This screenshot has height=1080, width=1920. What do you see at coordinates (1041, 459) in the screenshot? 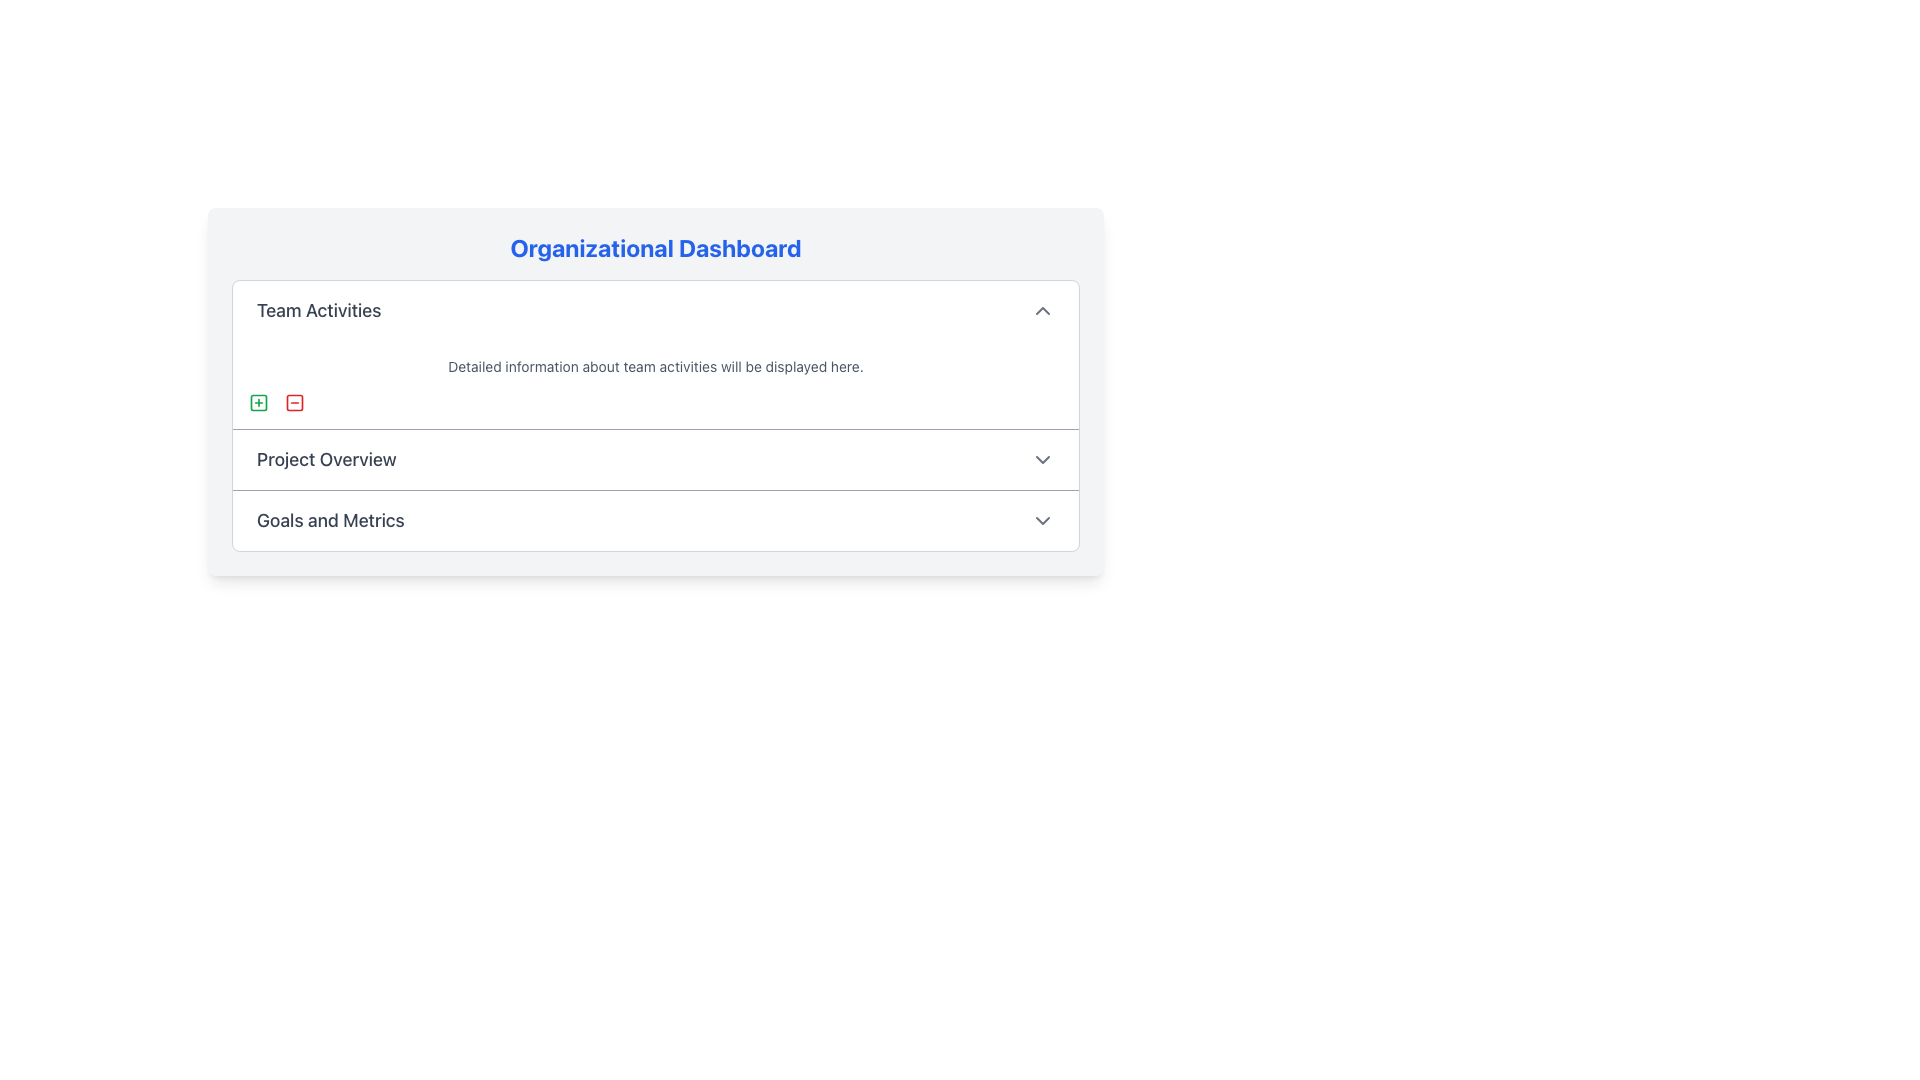
I see `the gray downward-pointing chevron icon located to the far right of the 'Project Overview' section` at bounding box center [1041, 459].